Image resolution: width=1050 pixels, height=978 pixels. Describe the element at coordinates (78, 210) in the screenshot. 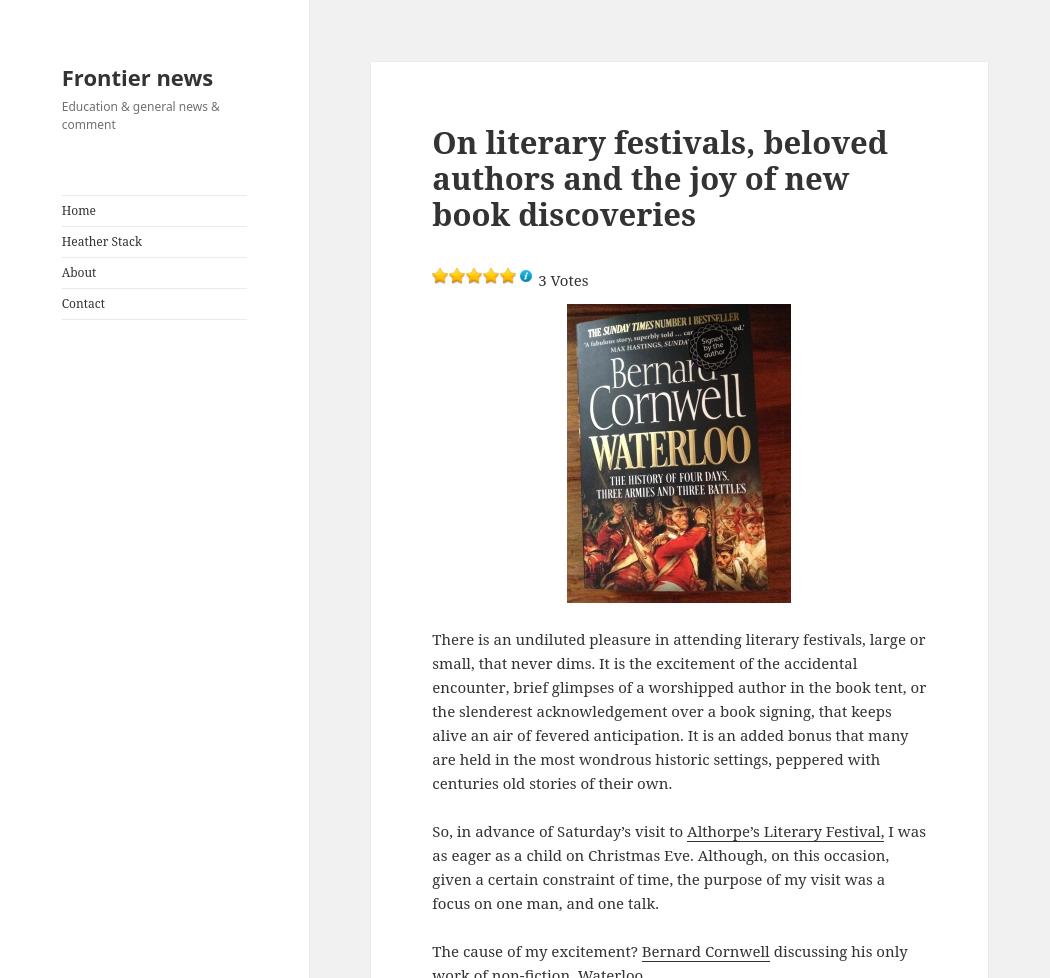

I see `'Home'` at that location.